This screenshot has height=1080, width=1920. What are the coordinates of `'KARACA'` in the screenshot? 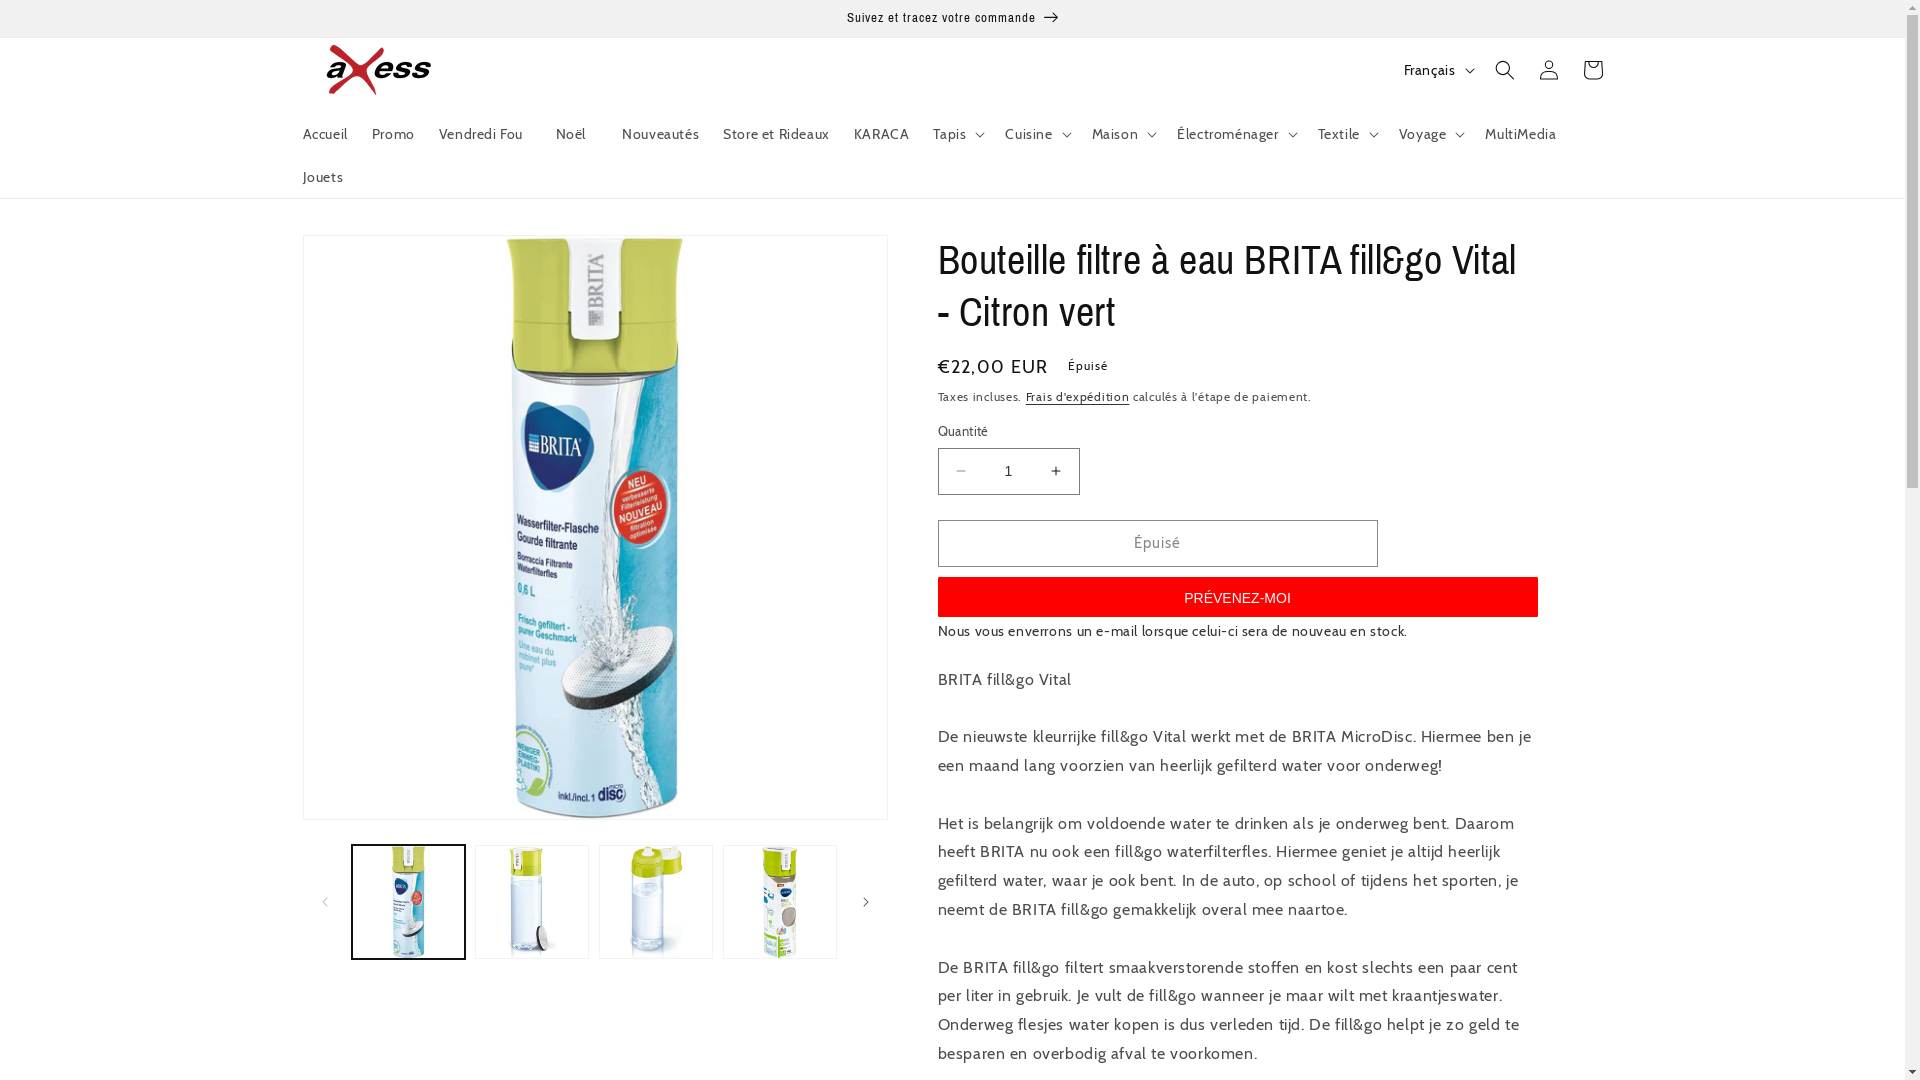 It's located at (881, 134).